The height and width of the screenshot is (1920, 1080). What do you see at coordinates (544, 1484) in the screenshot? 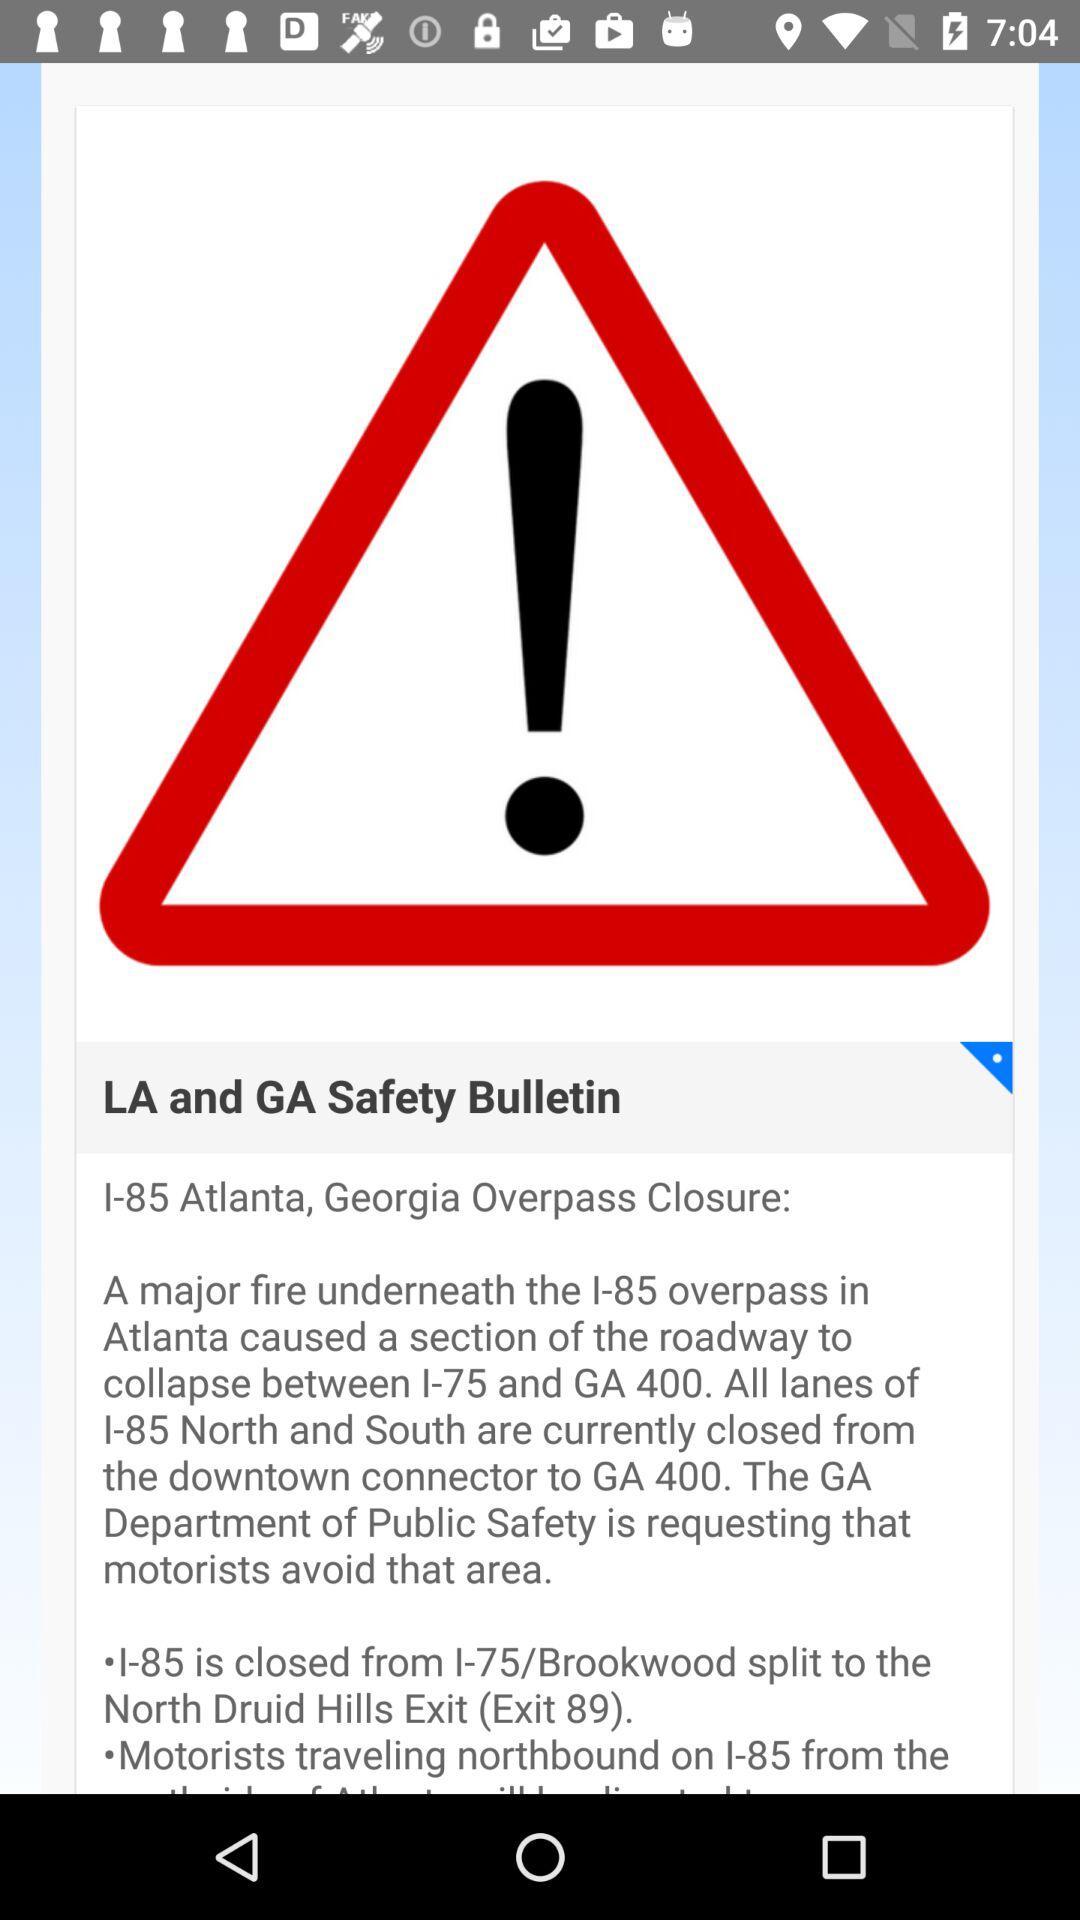
I see `item below la and ga item` at bounding box center [544, 1484].